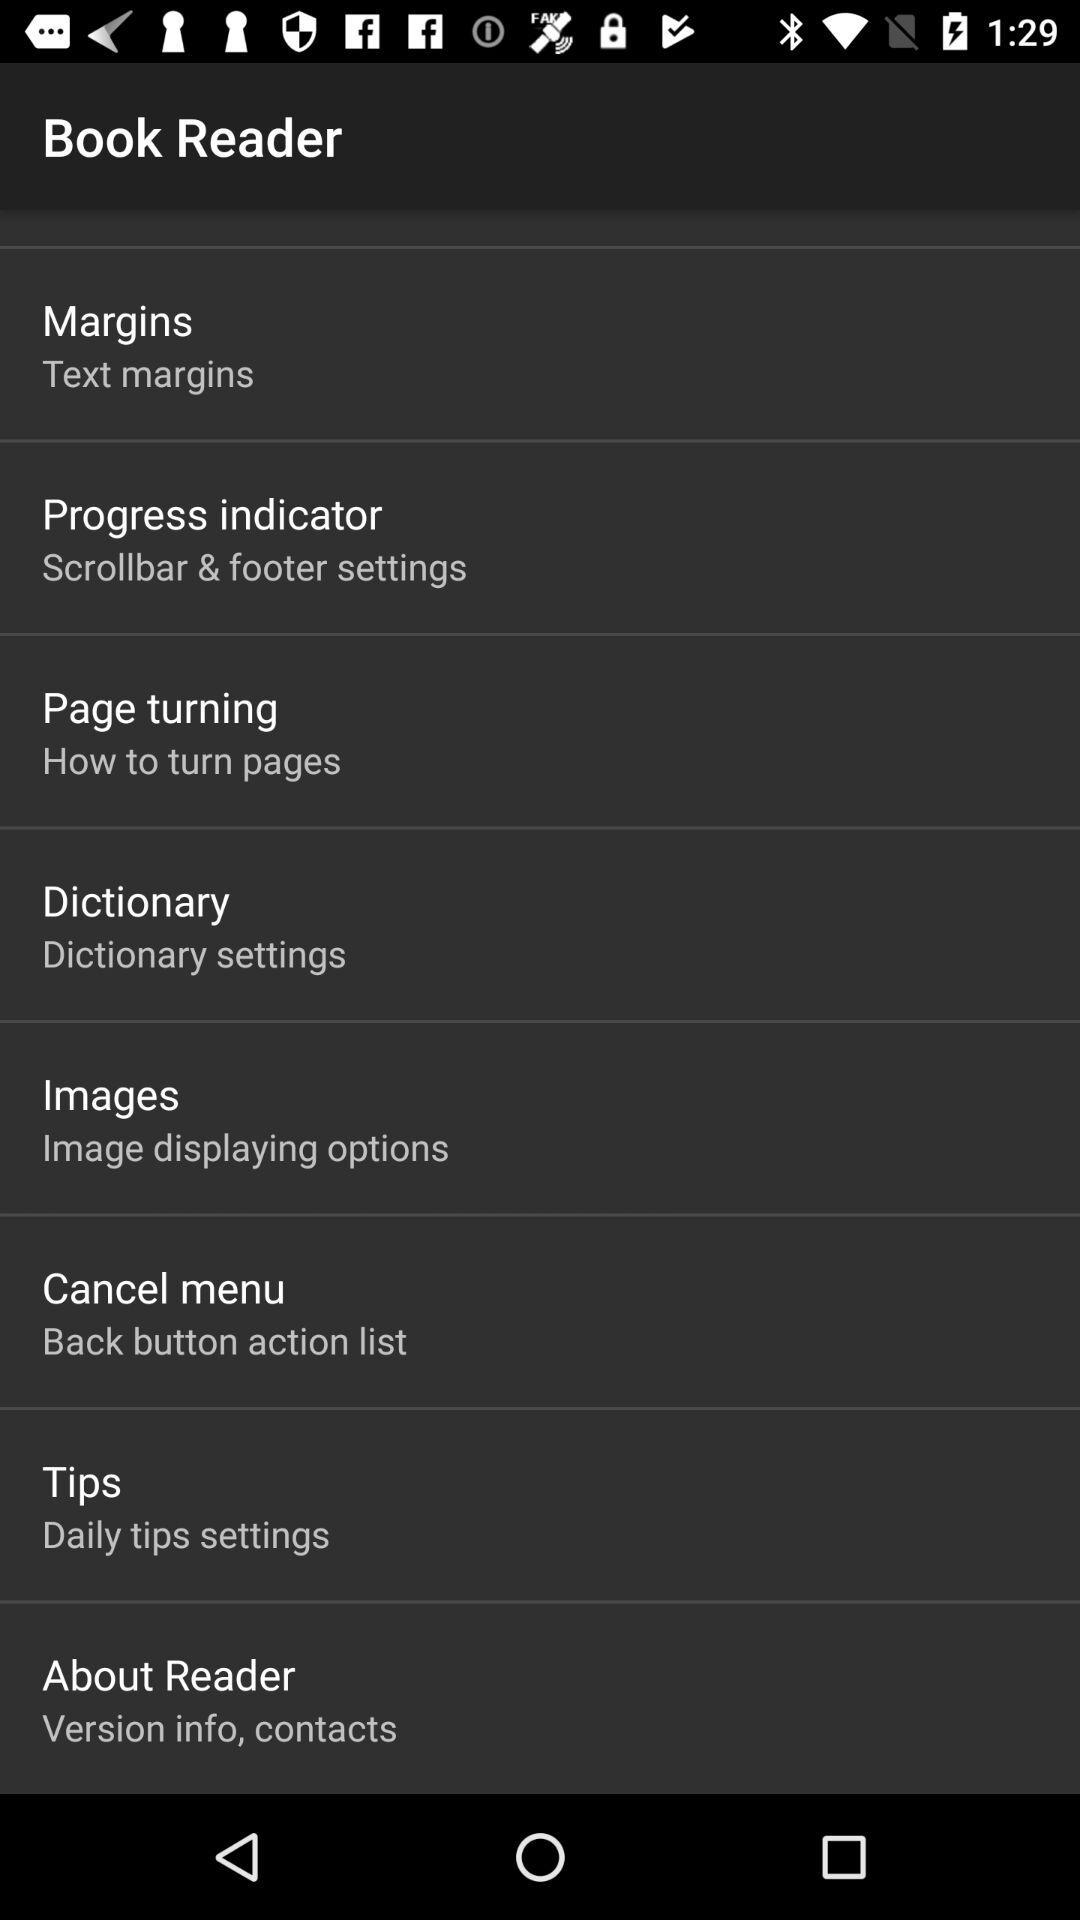 This screenshot has width=1080, height=1920. I want to click on dictionary settings app, so click(194, 952).